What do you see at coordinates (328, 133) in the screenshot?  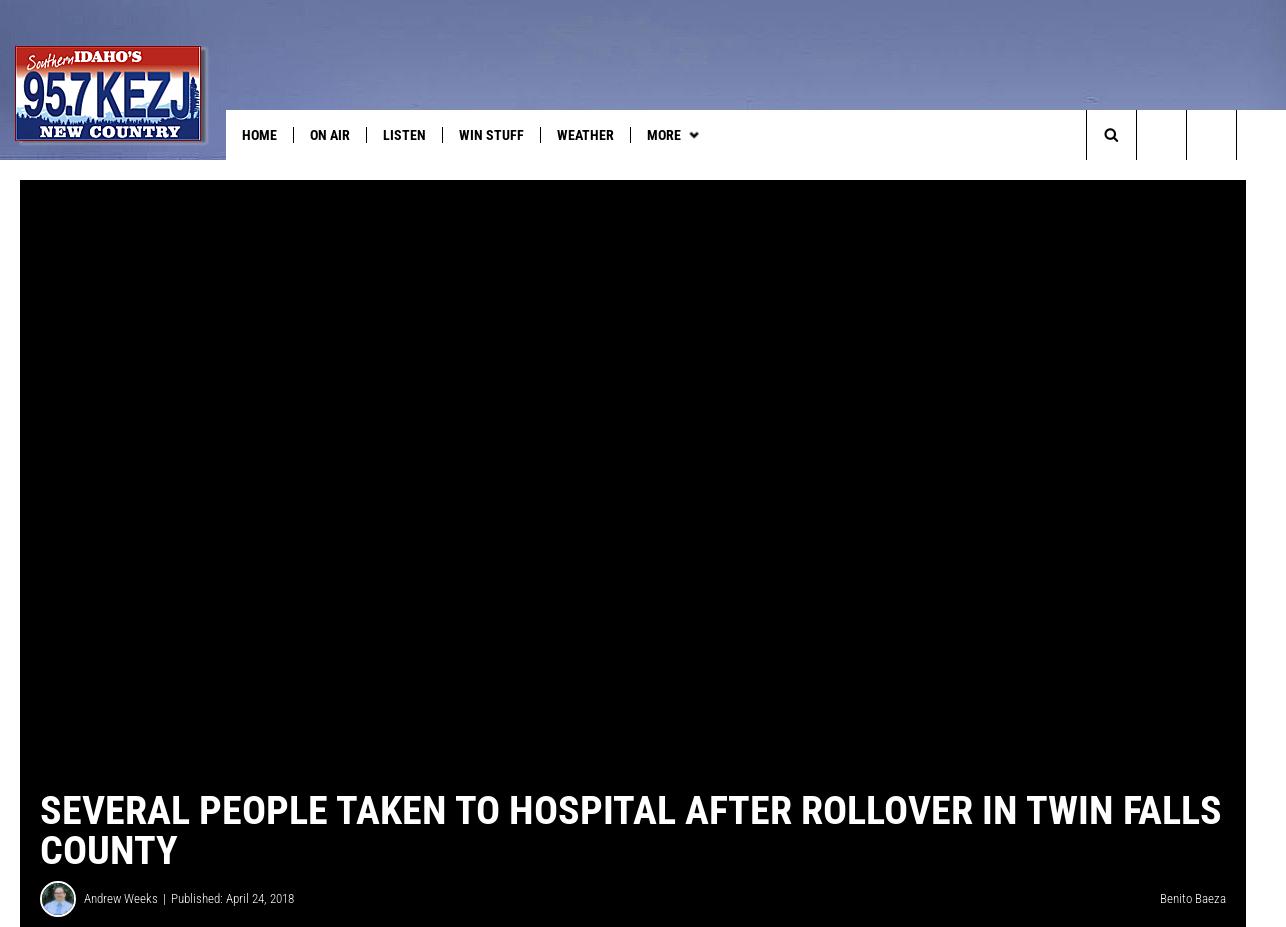 I see `'On Air'` at bounding box center [328, 133].